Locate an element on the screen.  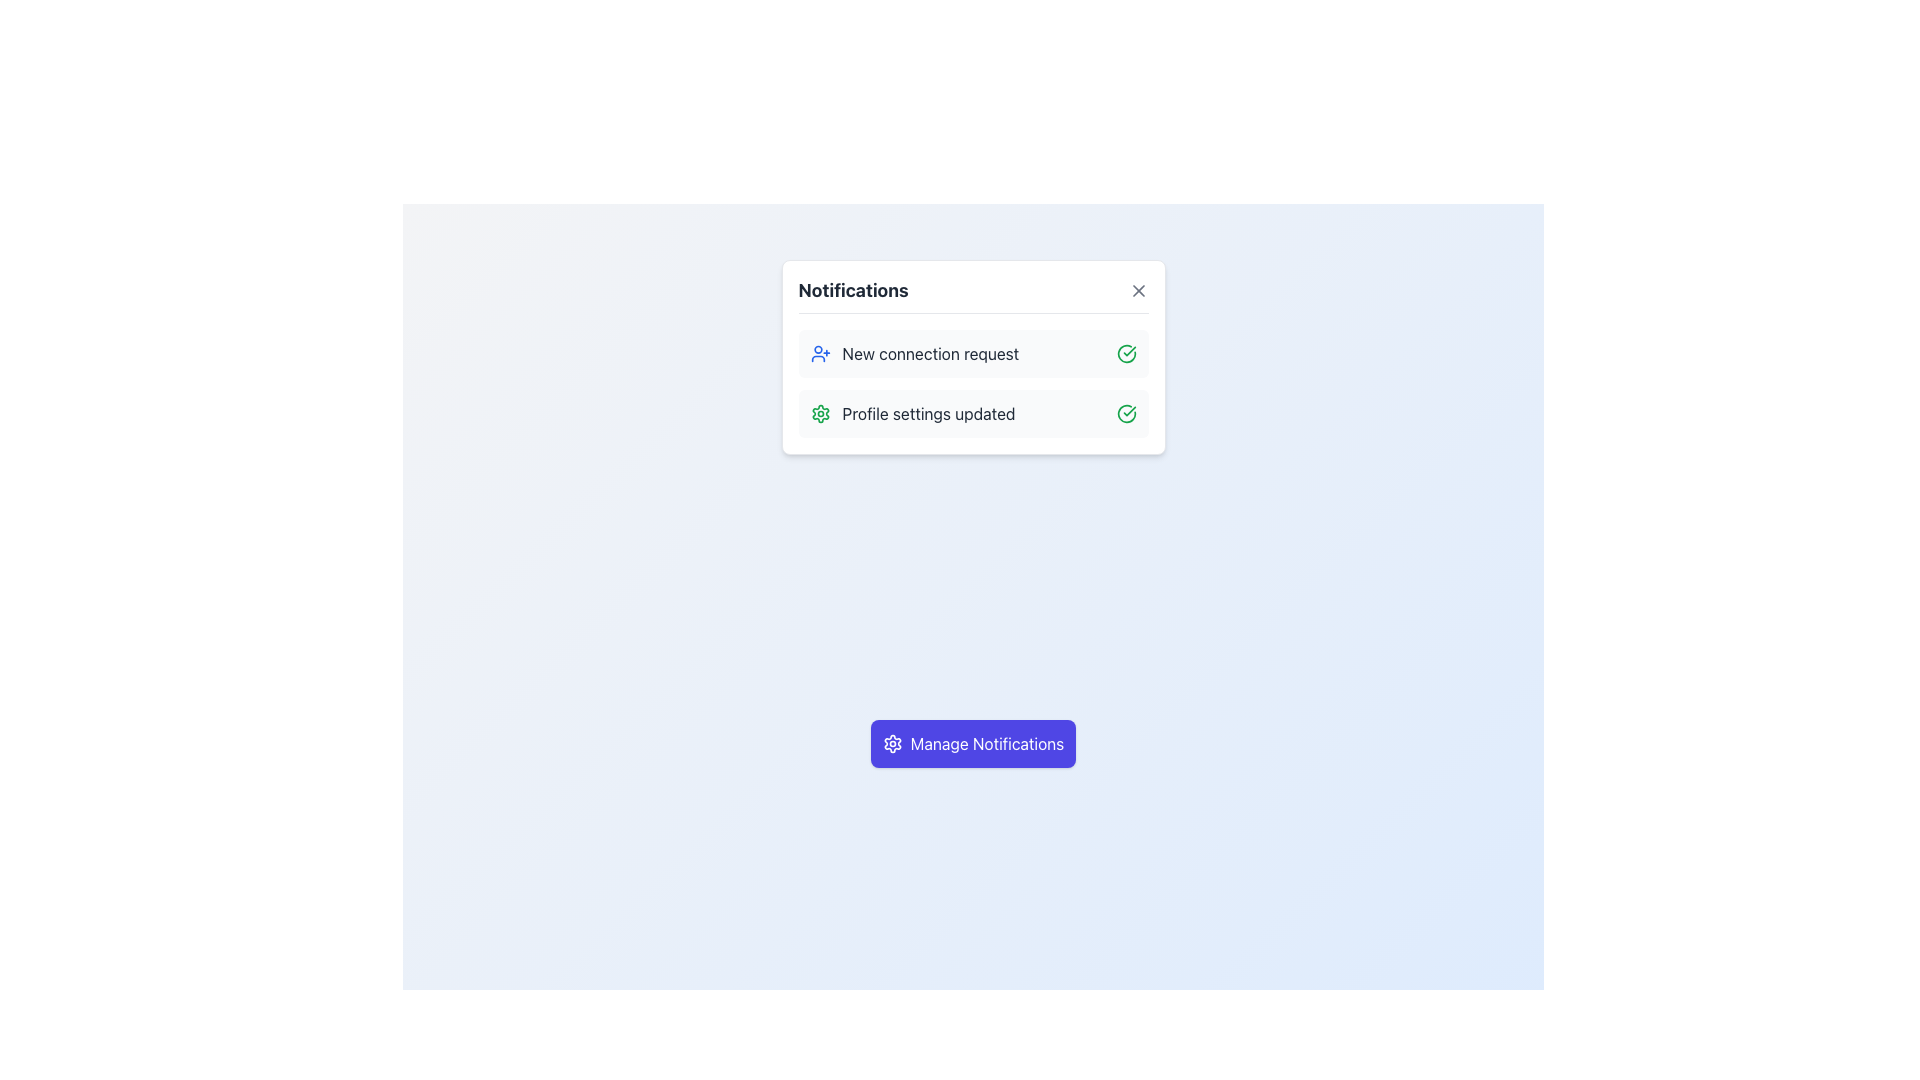
the green circular check icon located at the right end of the 'Profile settings updated' notification row within the 'Notifications' card to acknowledge the notification is located at coordinates (1126, 412).